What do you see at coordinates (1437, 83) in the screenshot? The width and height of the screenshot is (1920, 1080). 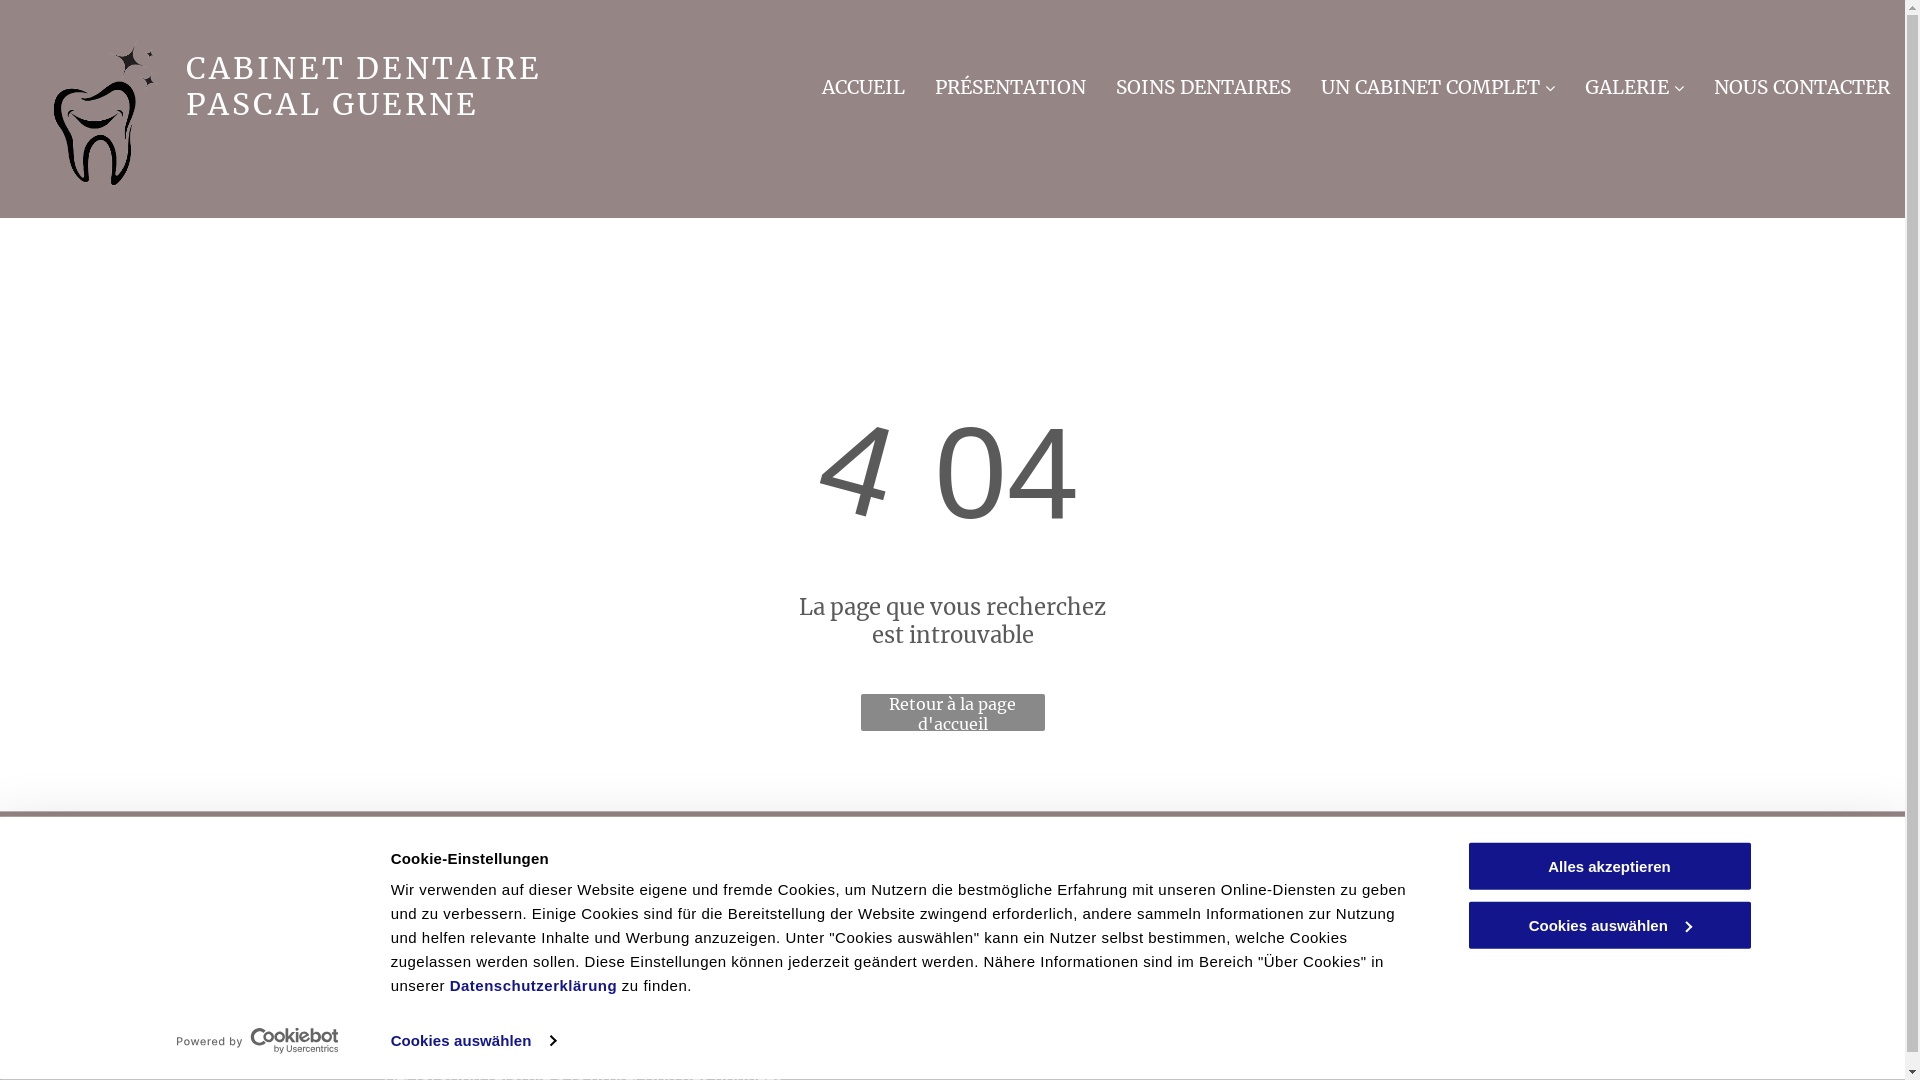 I see `'UN CABINET COMPLET'` at bounding box center [1437, 83].